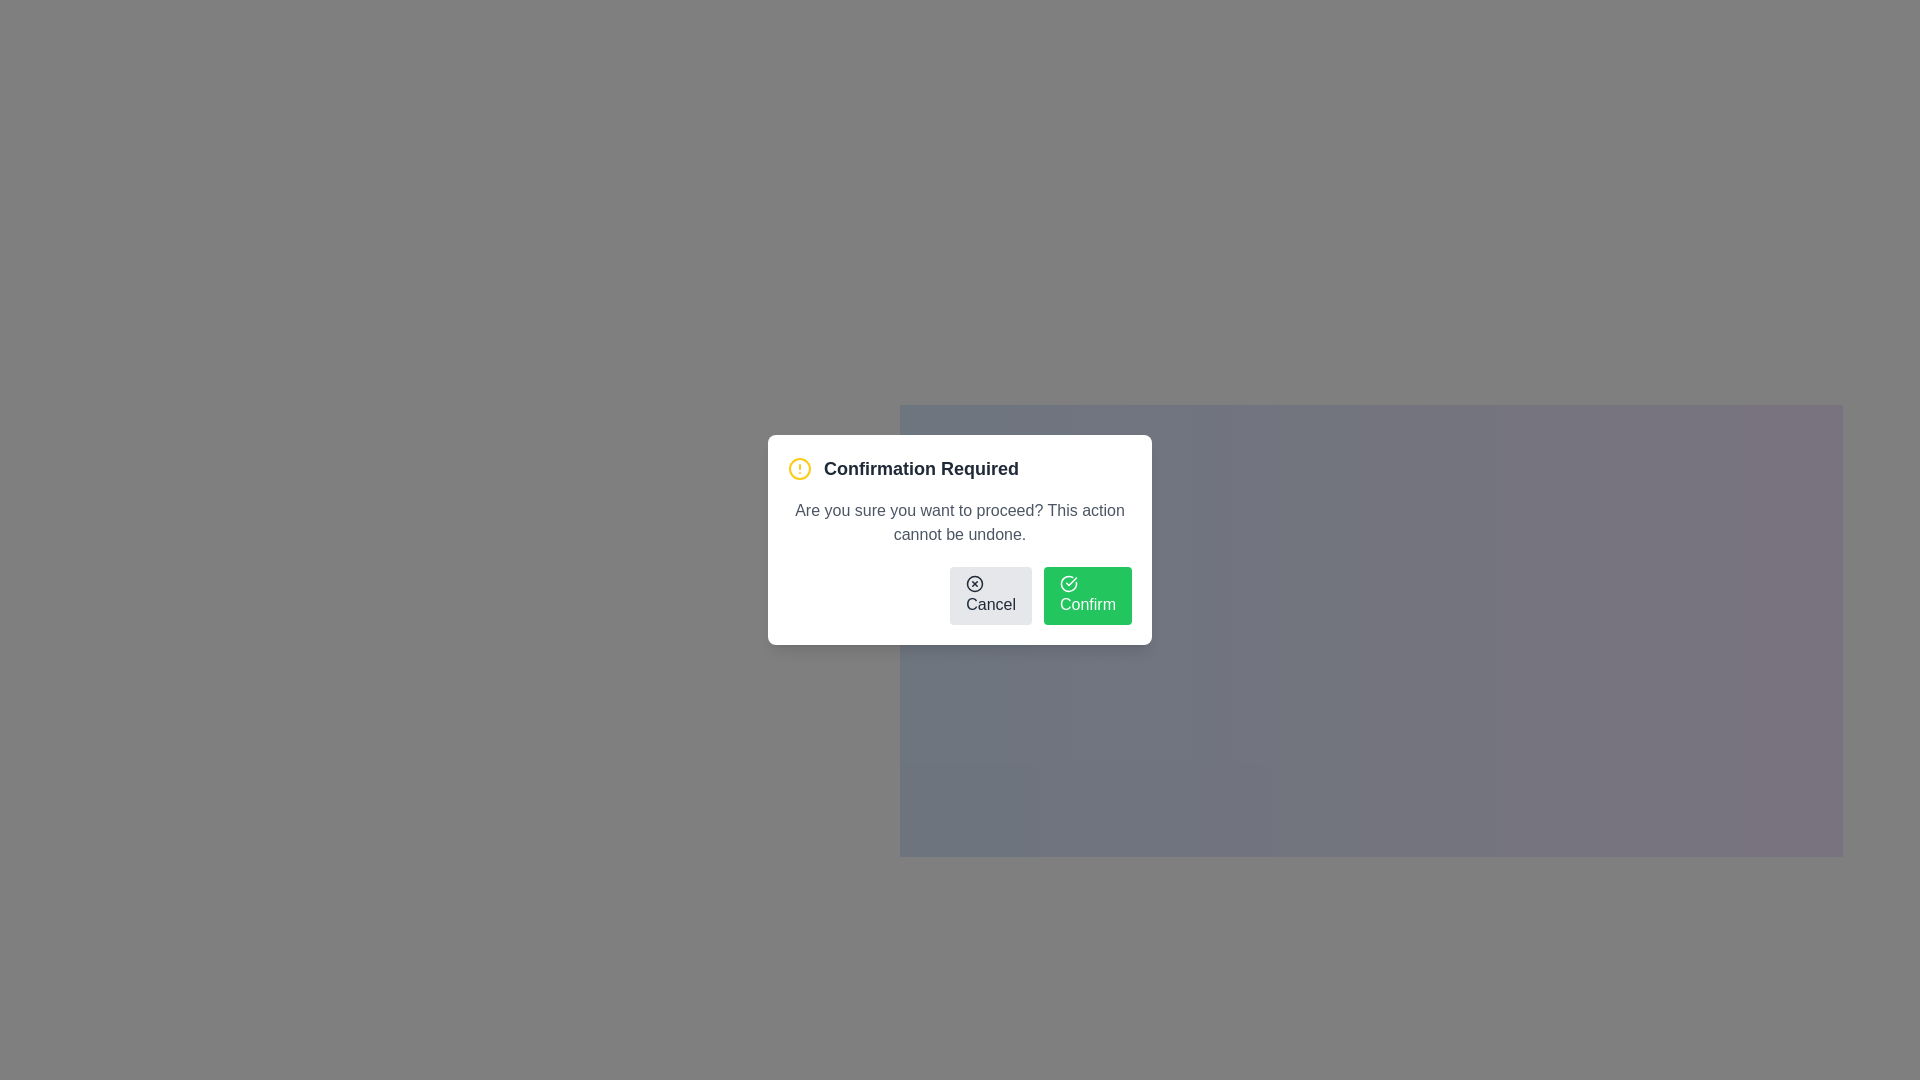 This screenshot has height=1080, width=1920. I want to click on the 'Cancel' button, which is a rectangular button with a light gray background and rounded corners, containing a circular 'X' icon on the left and the text 'Cancel' in dark gray on the right, located at the lower part of a modal dialog box as the leftmost button, so click(991, 595).